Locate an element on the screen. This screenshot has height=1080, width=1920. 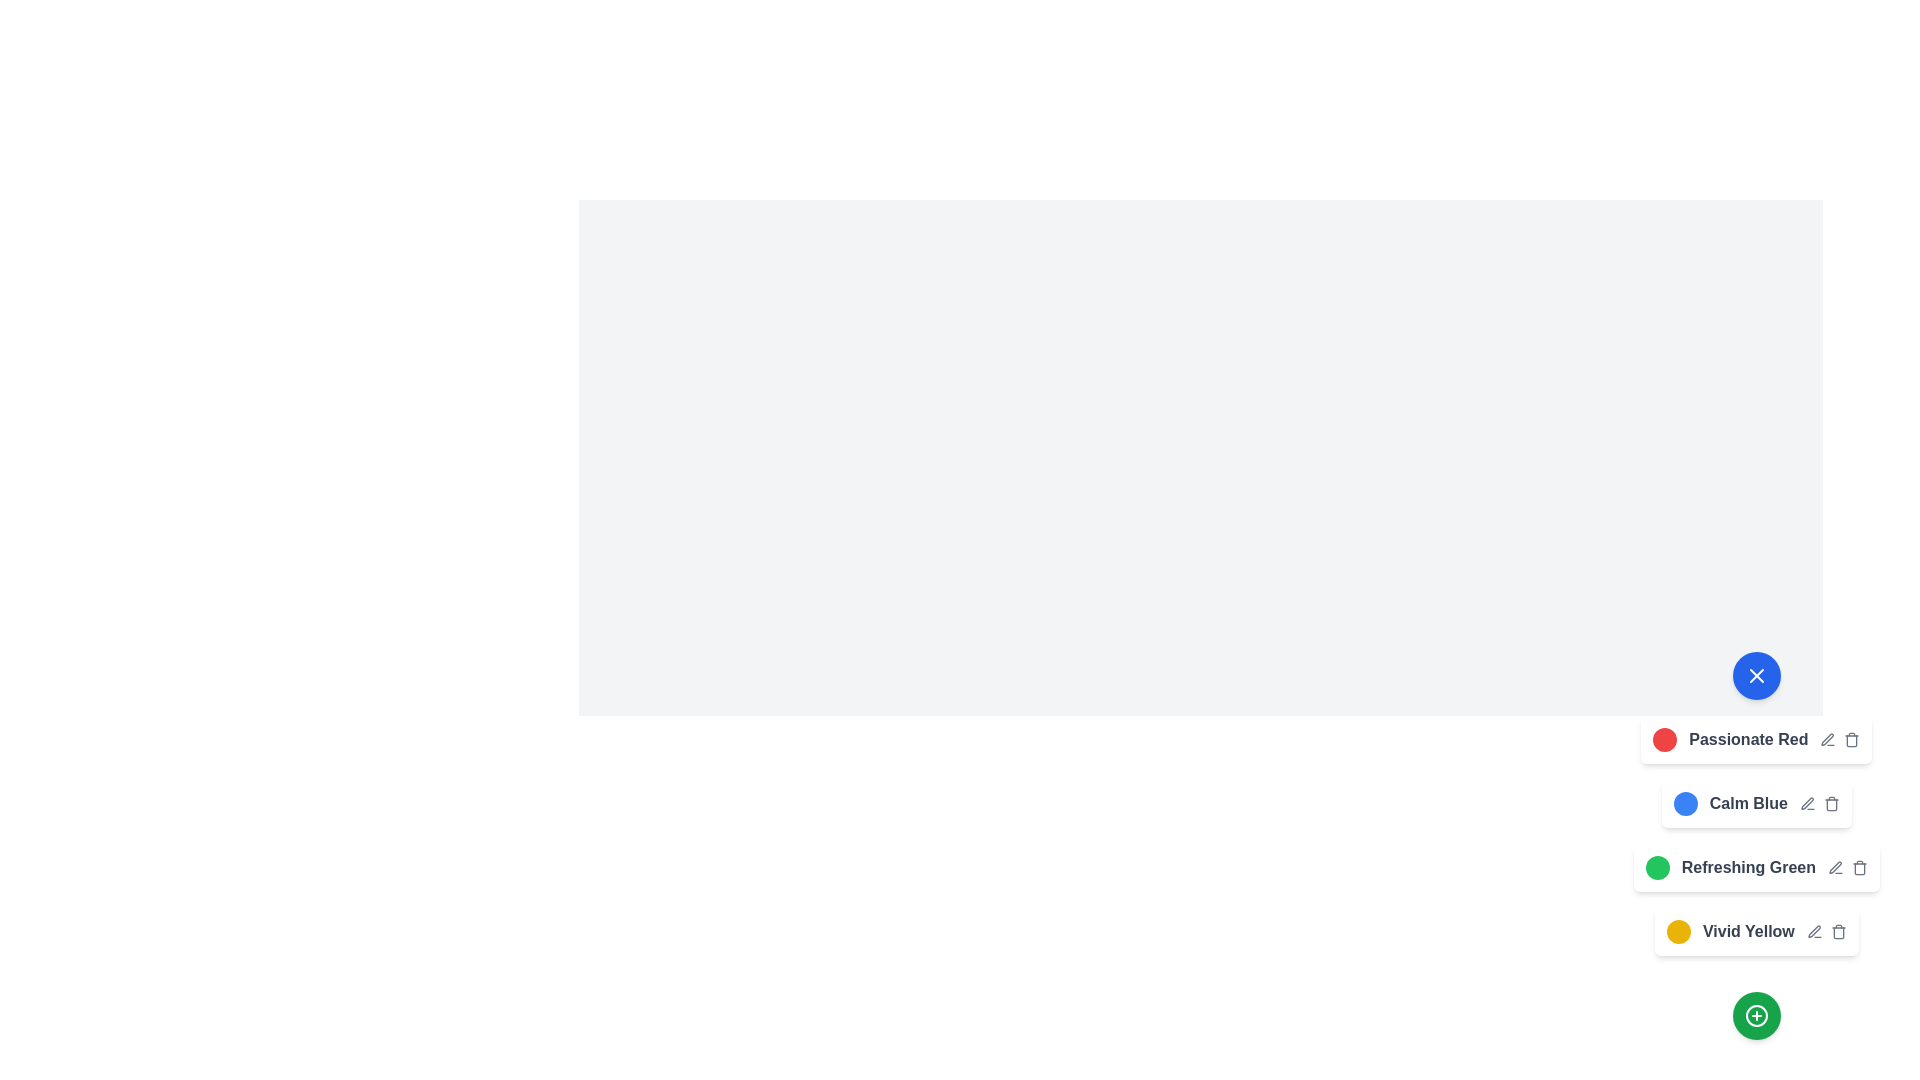
the trash icon to delete the color theme Calm Blue is located at coordinates (1832, 802).